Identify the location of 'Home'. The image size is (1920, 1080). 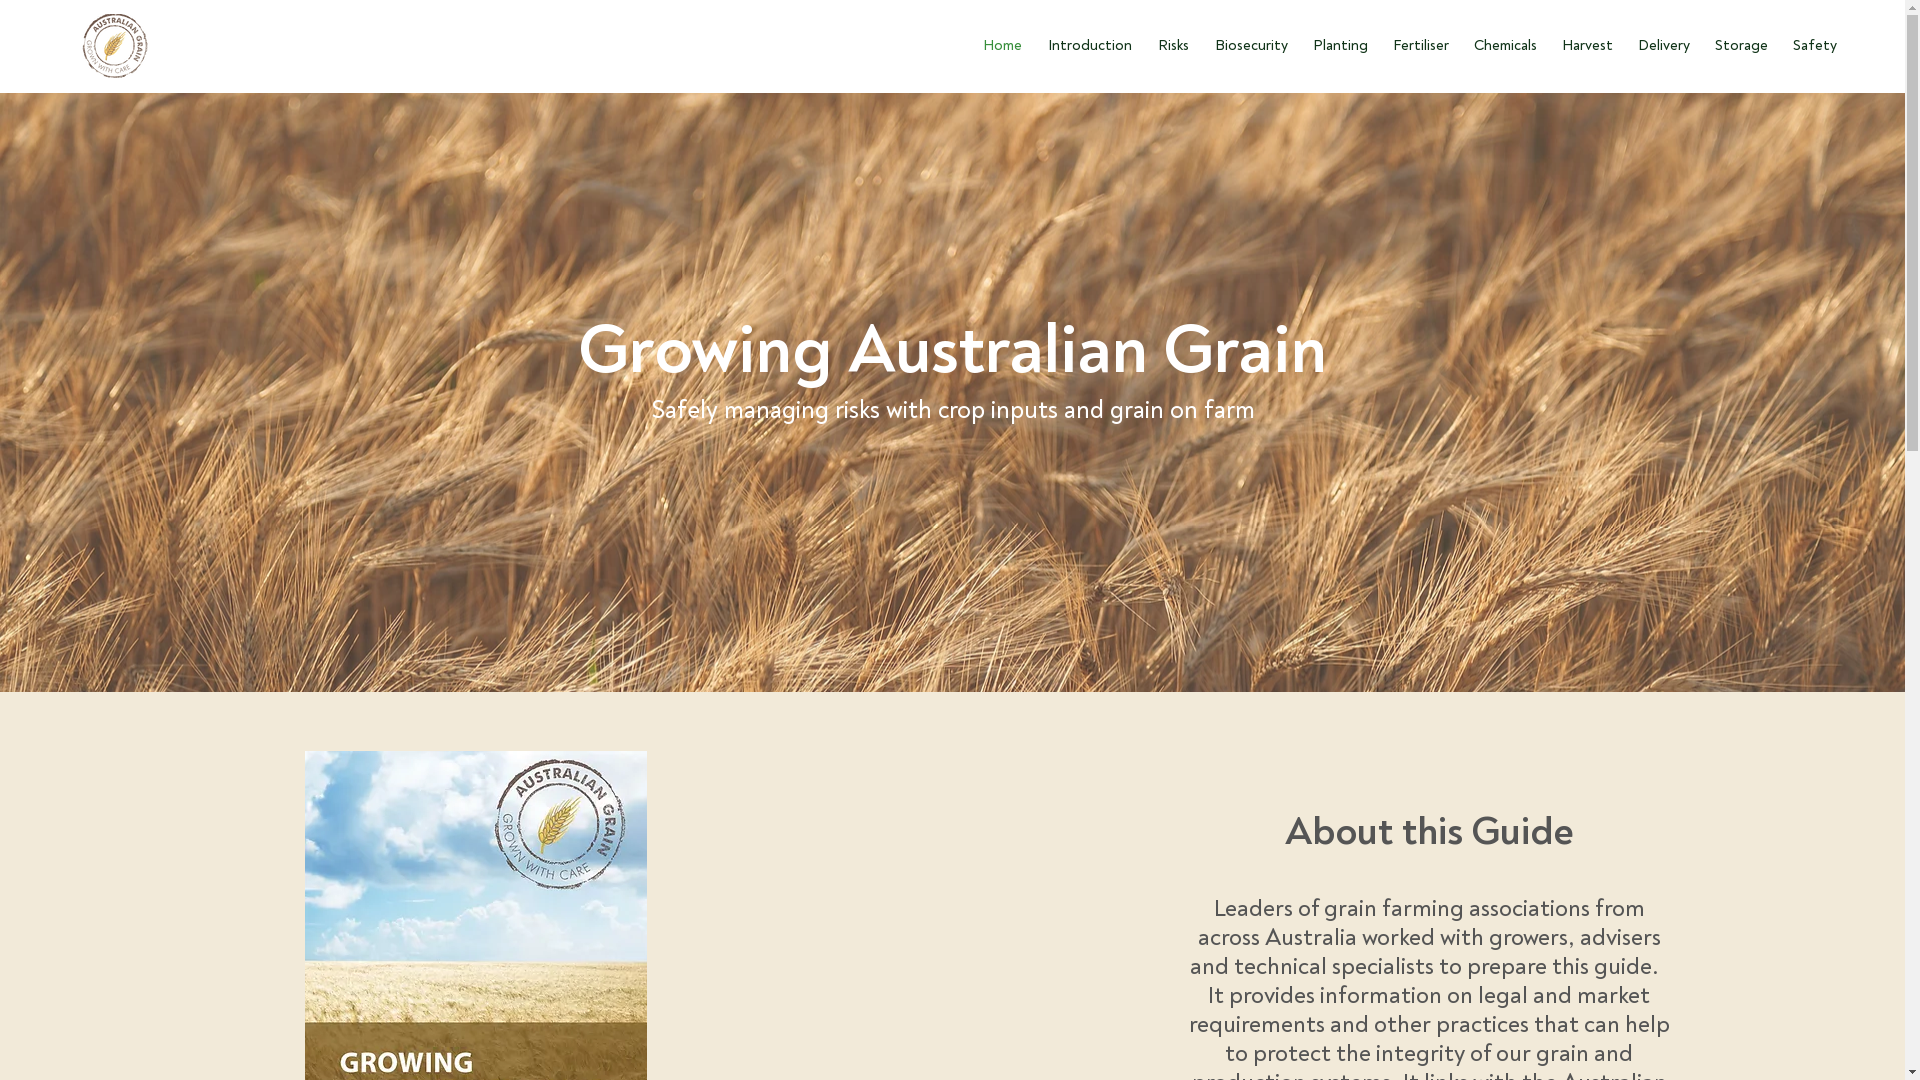
(999, 45).